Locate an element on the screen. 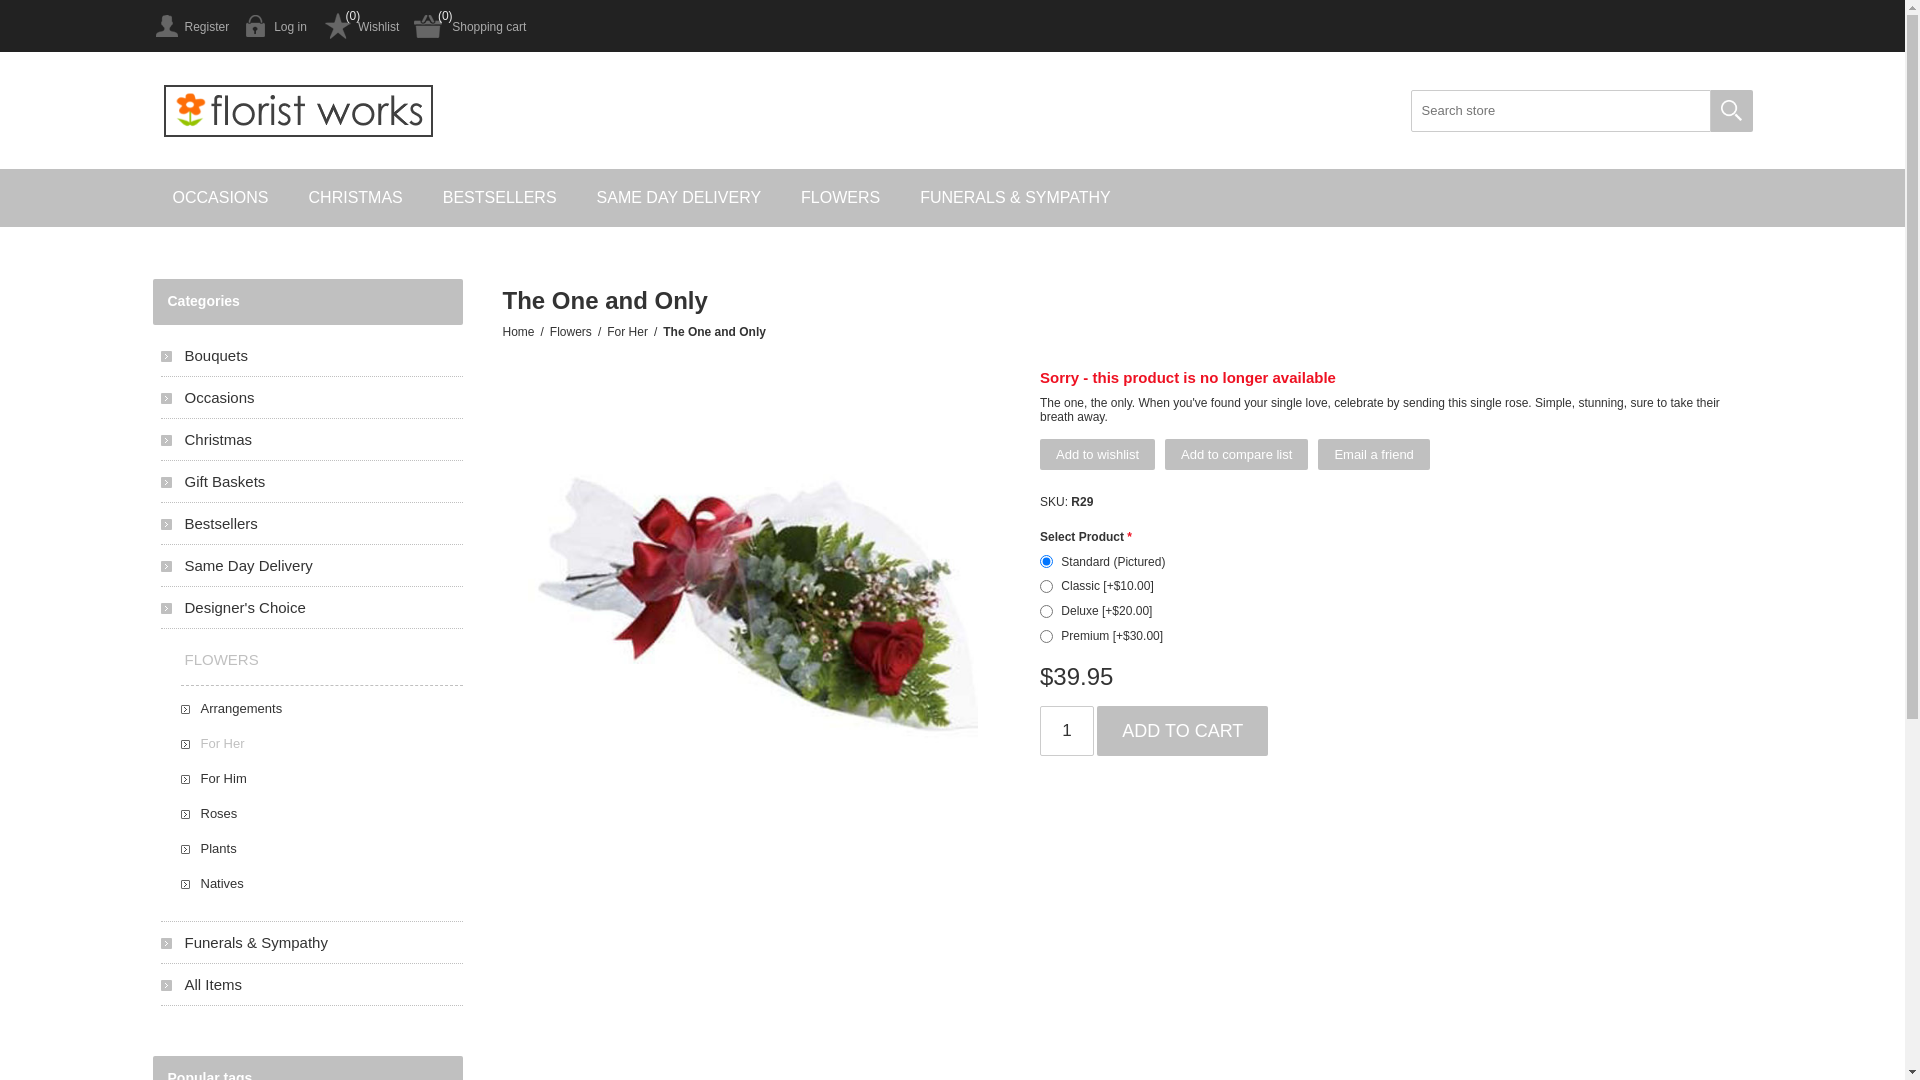 The height and width of the screenshot is (1080, 1920). 'BESTSELLERS' is located at coordinates (499, 197).